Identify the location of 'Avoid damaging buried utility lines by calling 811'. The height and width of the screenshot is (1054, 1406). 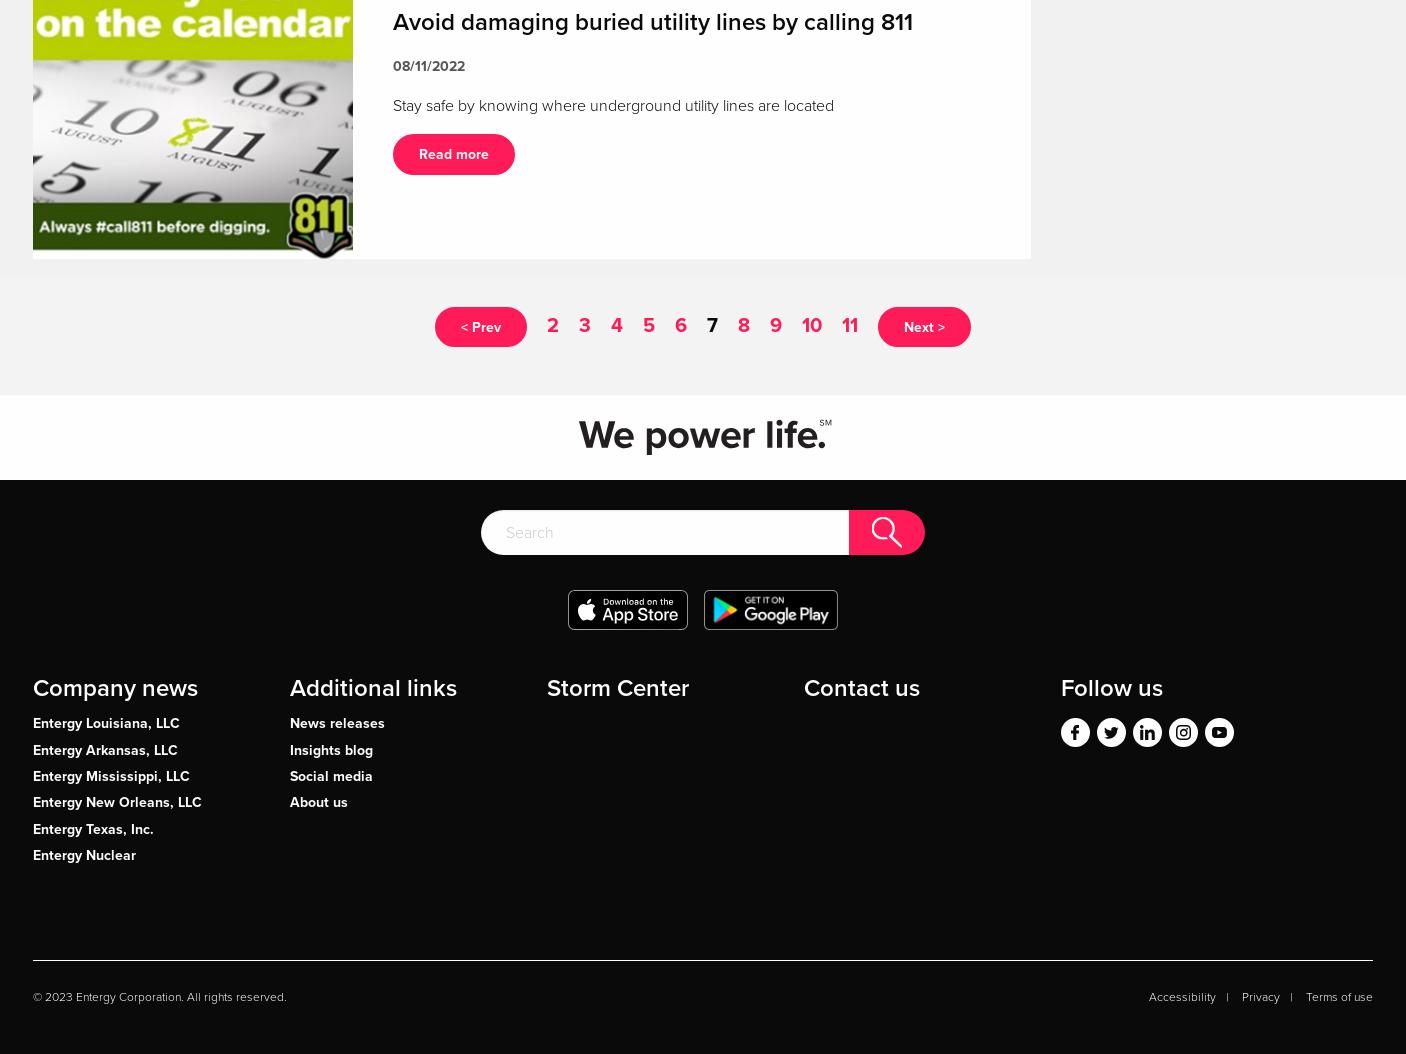
(652, 20).